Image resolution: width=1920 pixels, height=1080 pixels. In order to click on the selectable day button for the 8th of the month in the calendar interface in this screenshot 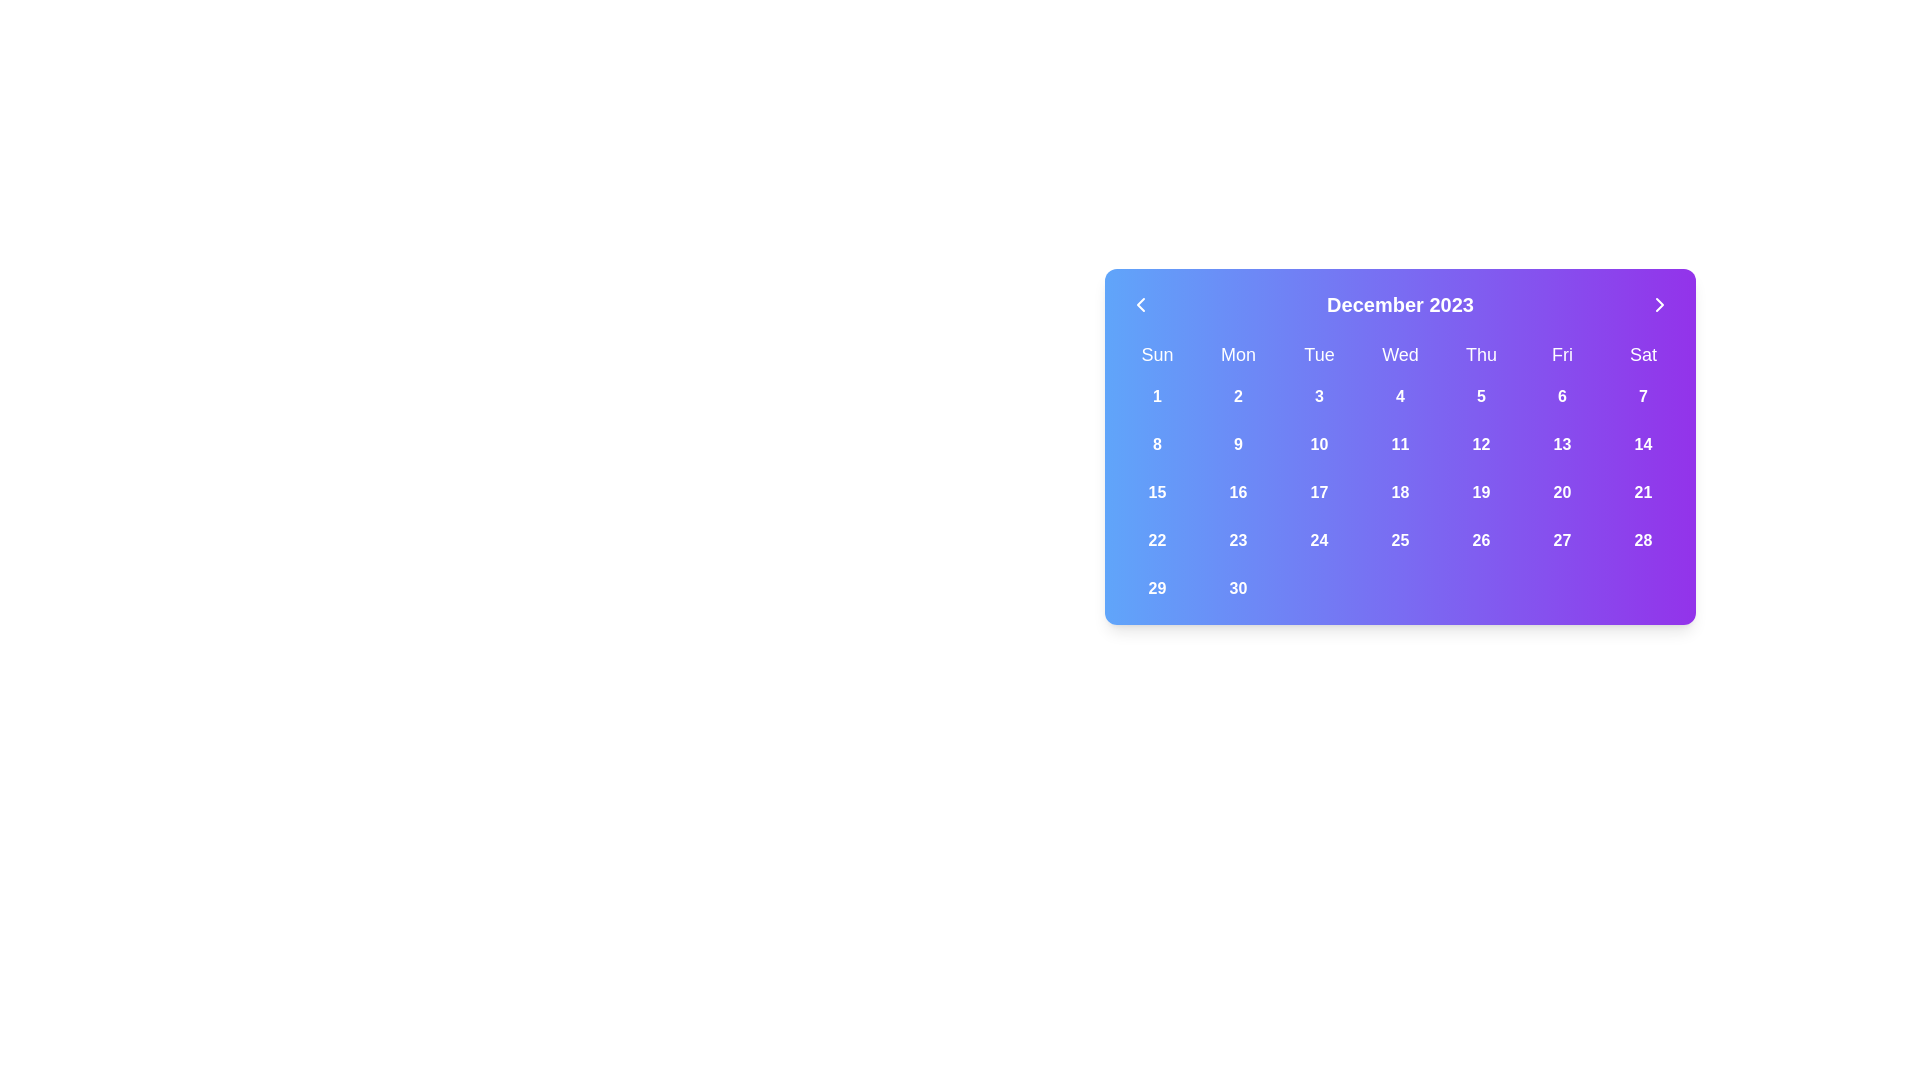, I will do `click(1157, 443)`.